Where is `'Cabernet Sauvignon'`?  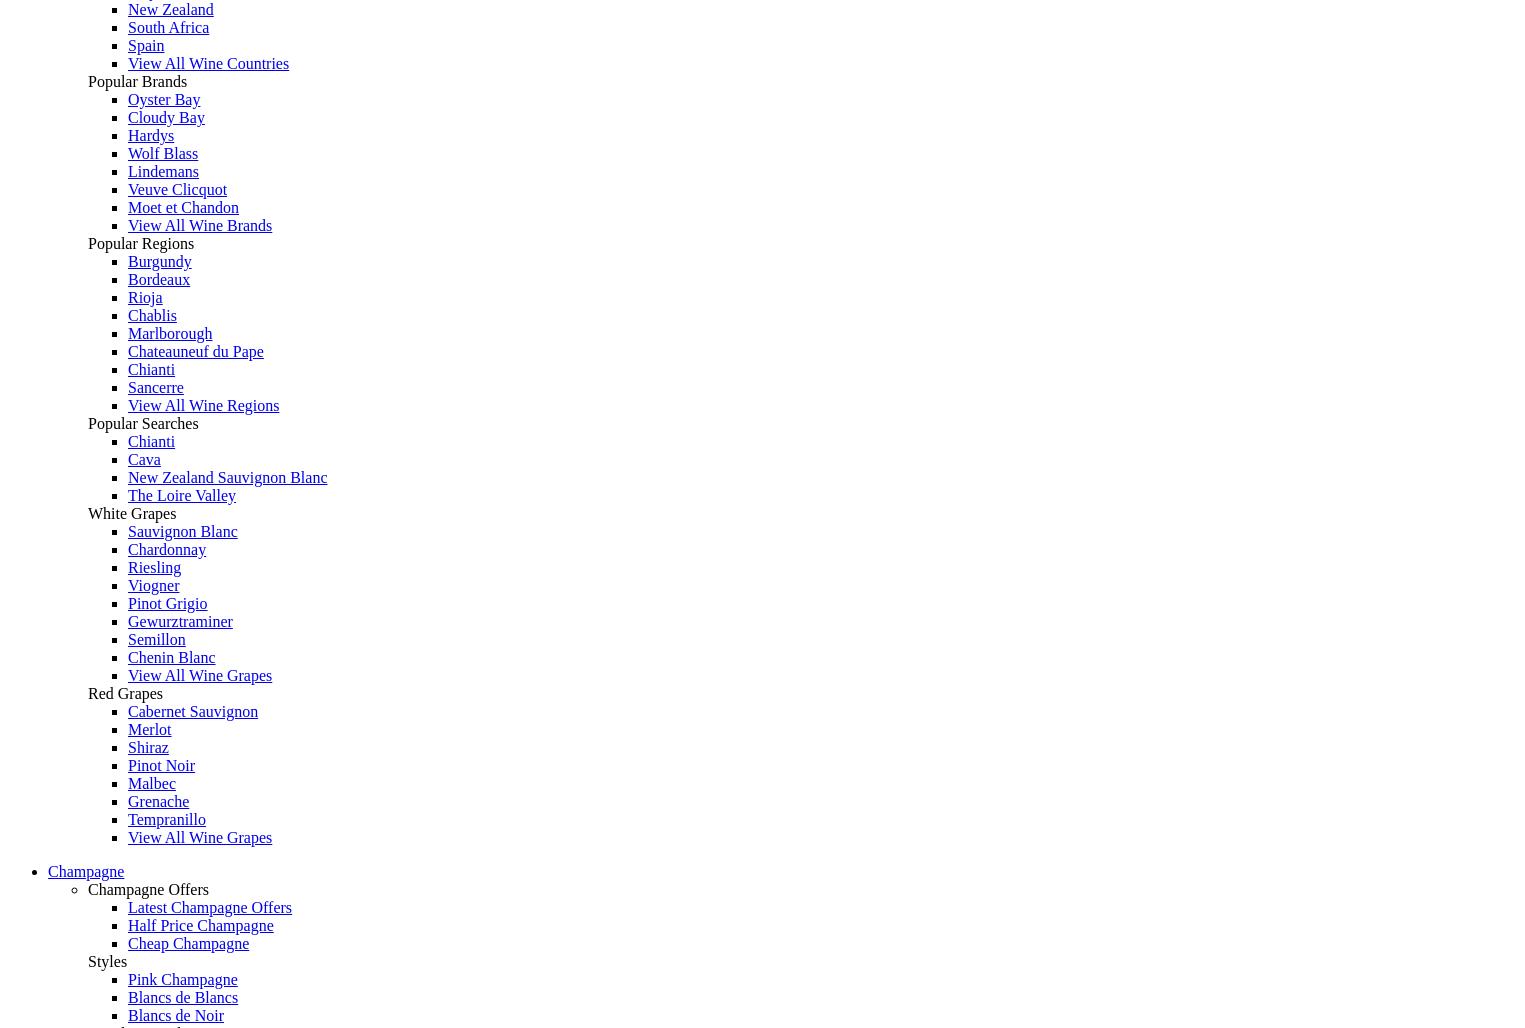
'Cabernet Sauvignon' is located at coordinates (193, 710).